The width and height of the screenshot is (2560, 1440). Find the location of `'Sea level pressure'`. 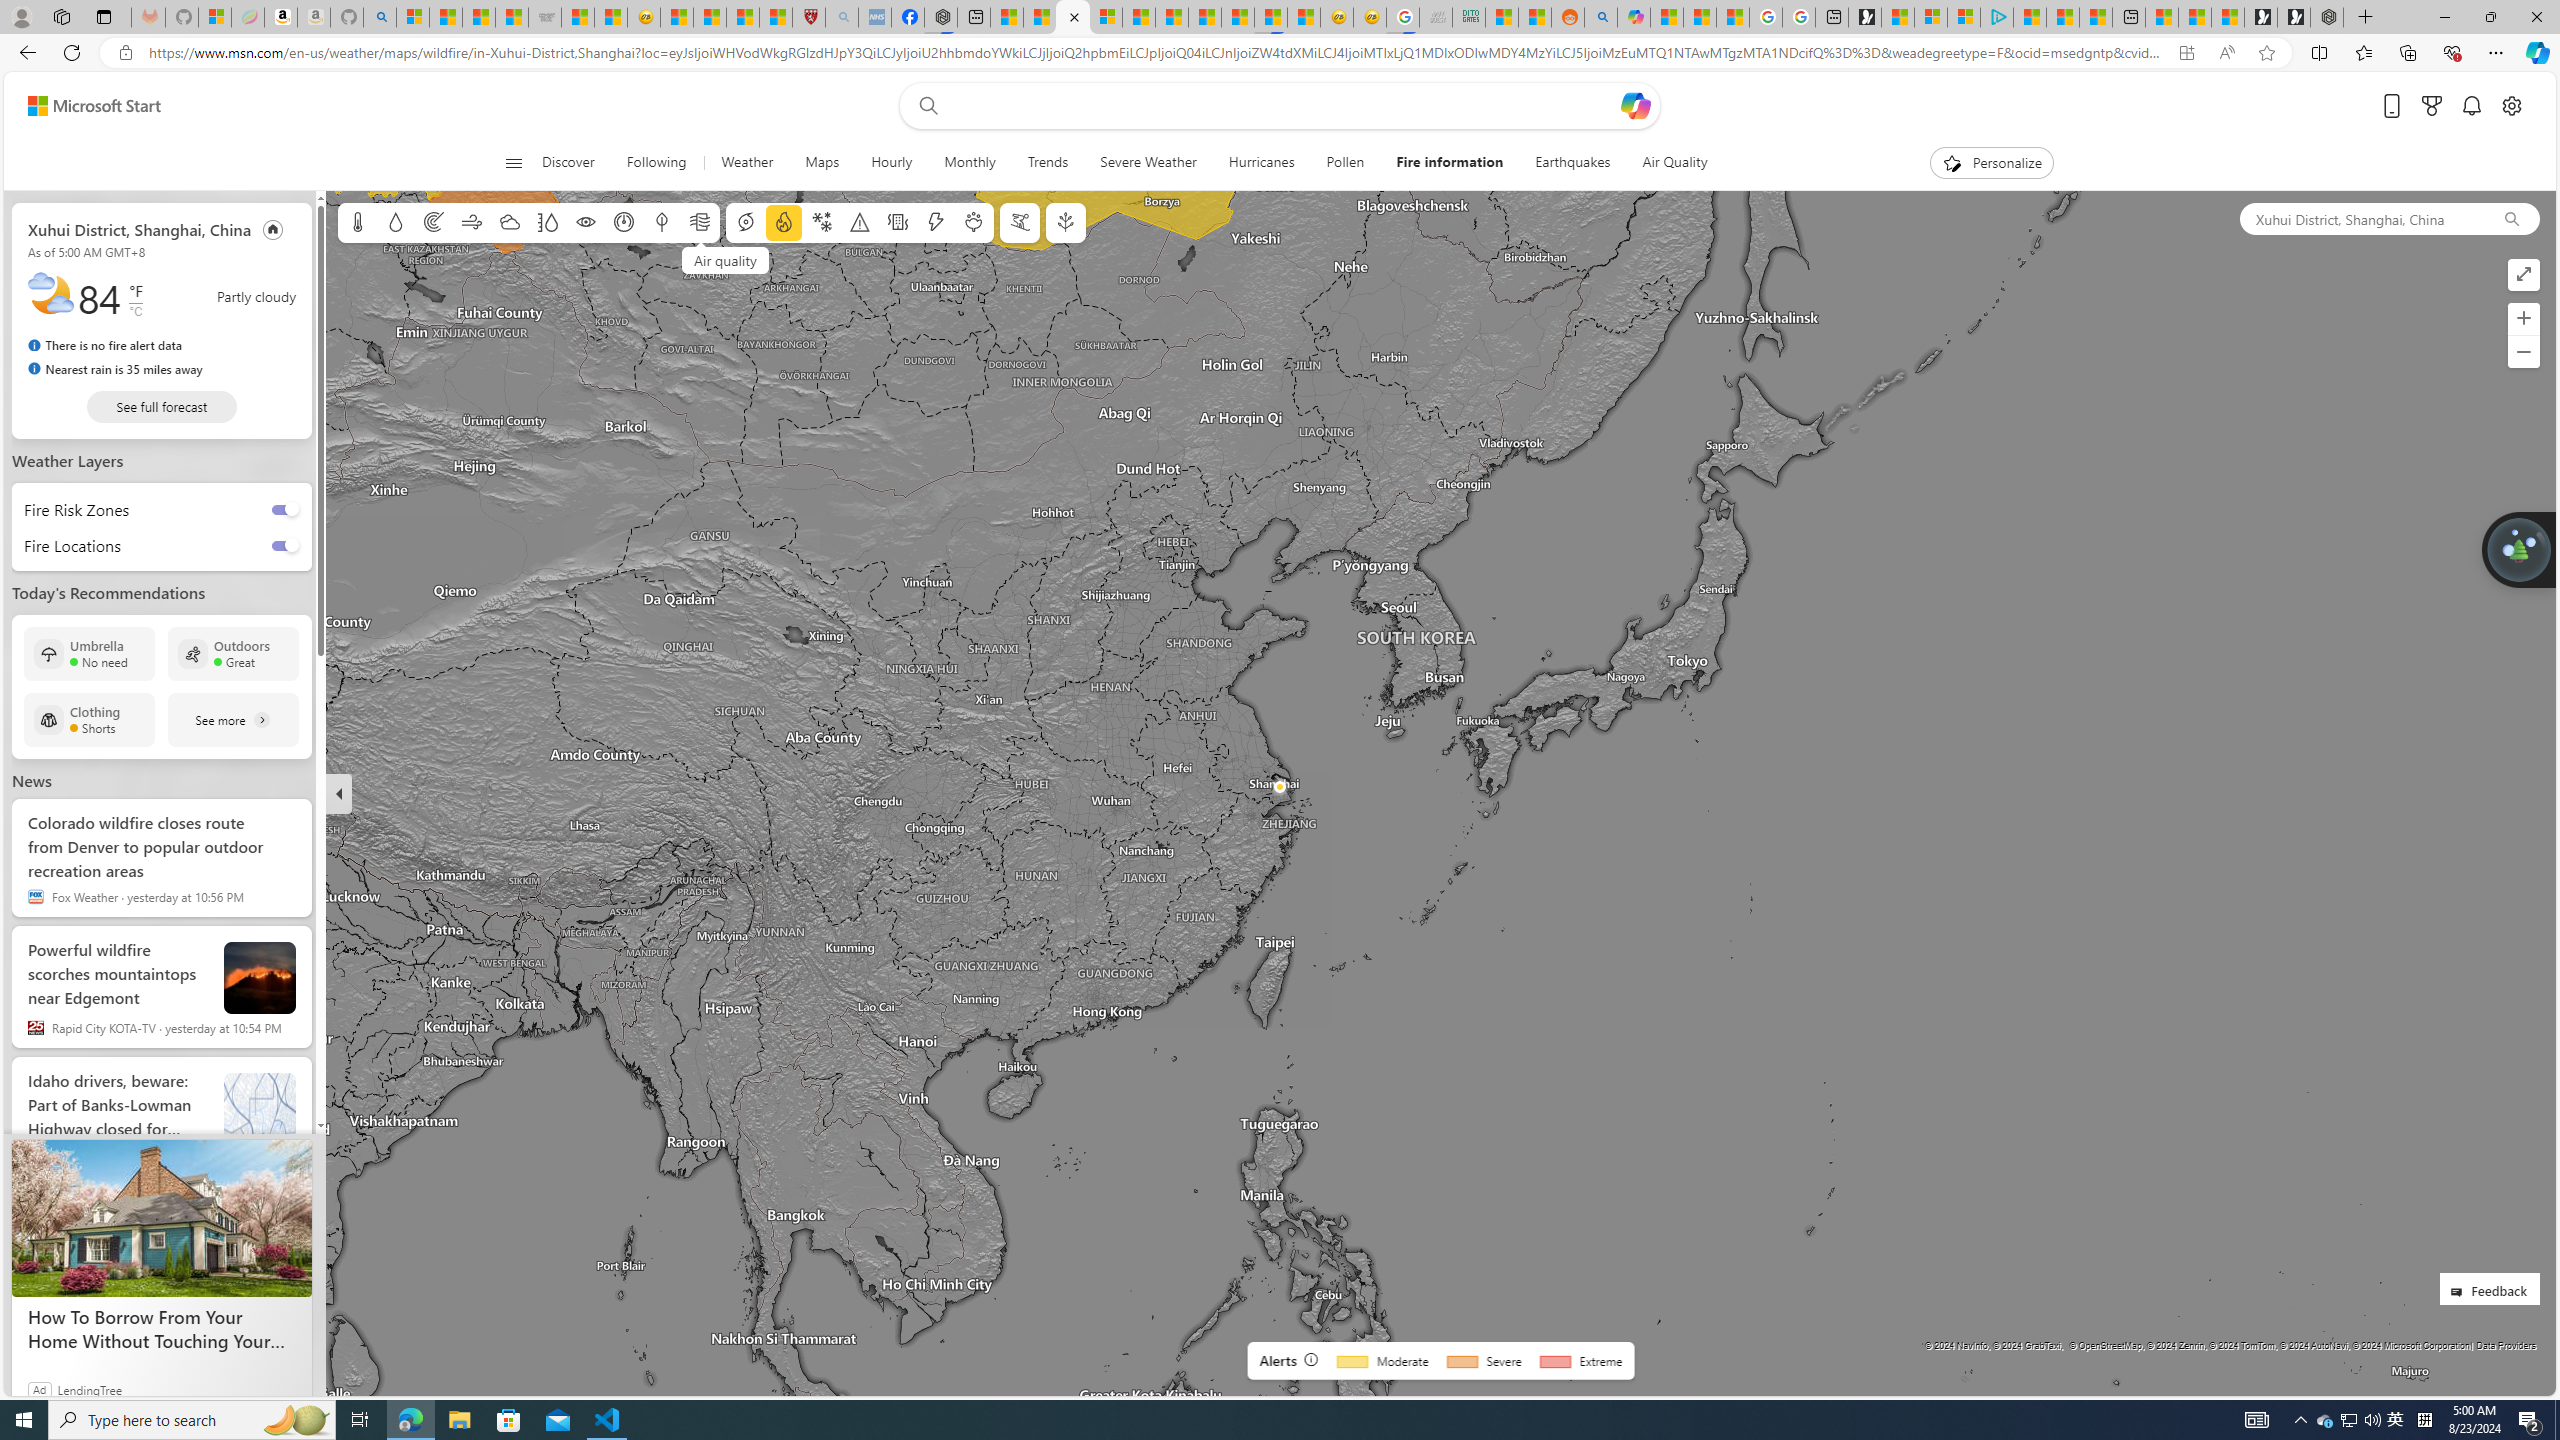

'Sea level pressure' is located at coordinates (623, 222).